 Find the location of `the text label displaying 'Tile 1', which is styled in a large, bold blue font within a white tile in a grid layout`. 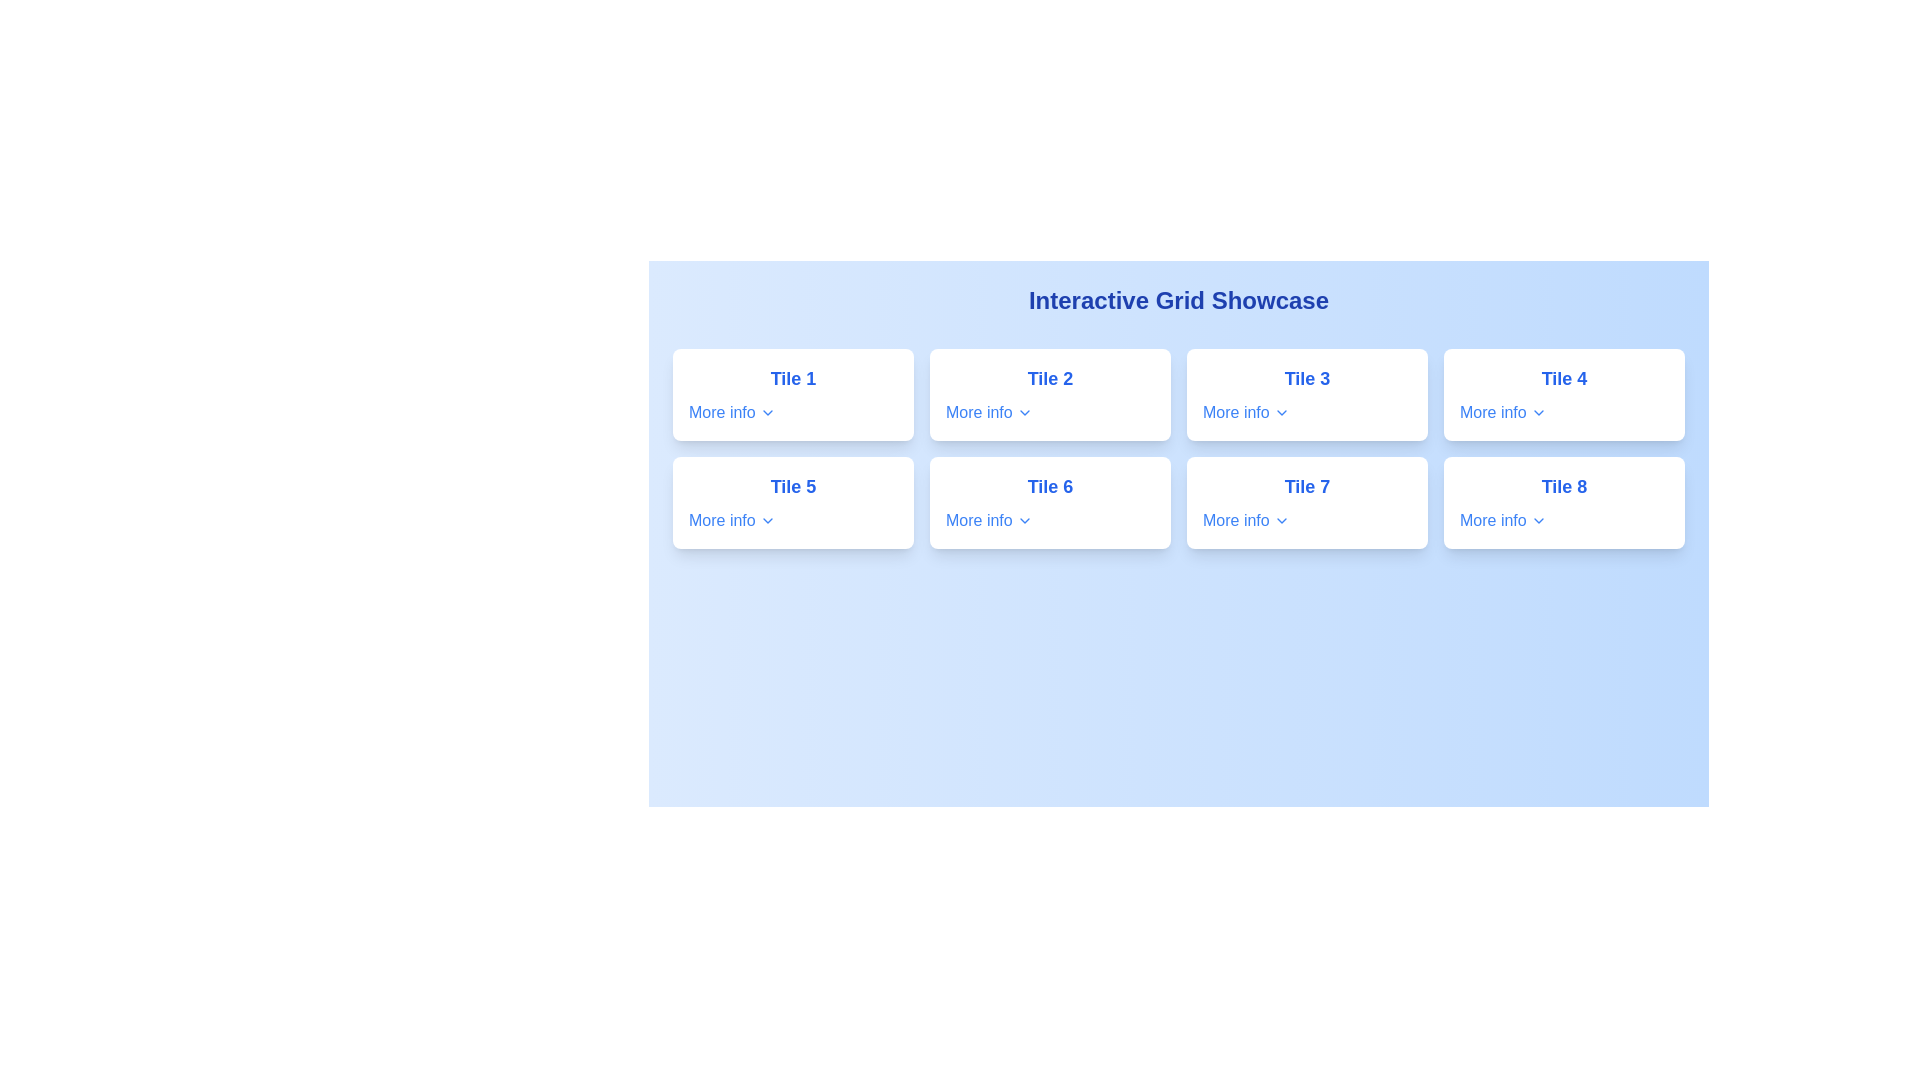

the text label displaying 'Tile 1', which is styled in a large, bold blue font within a white tile in a grid layout is located at coordinates (792, 378).